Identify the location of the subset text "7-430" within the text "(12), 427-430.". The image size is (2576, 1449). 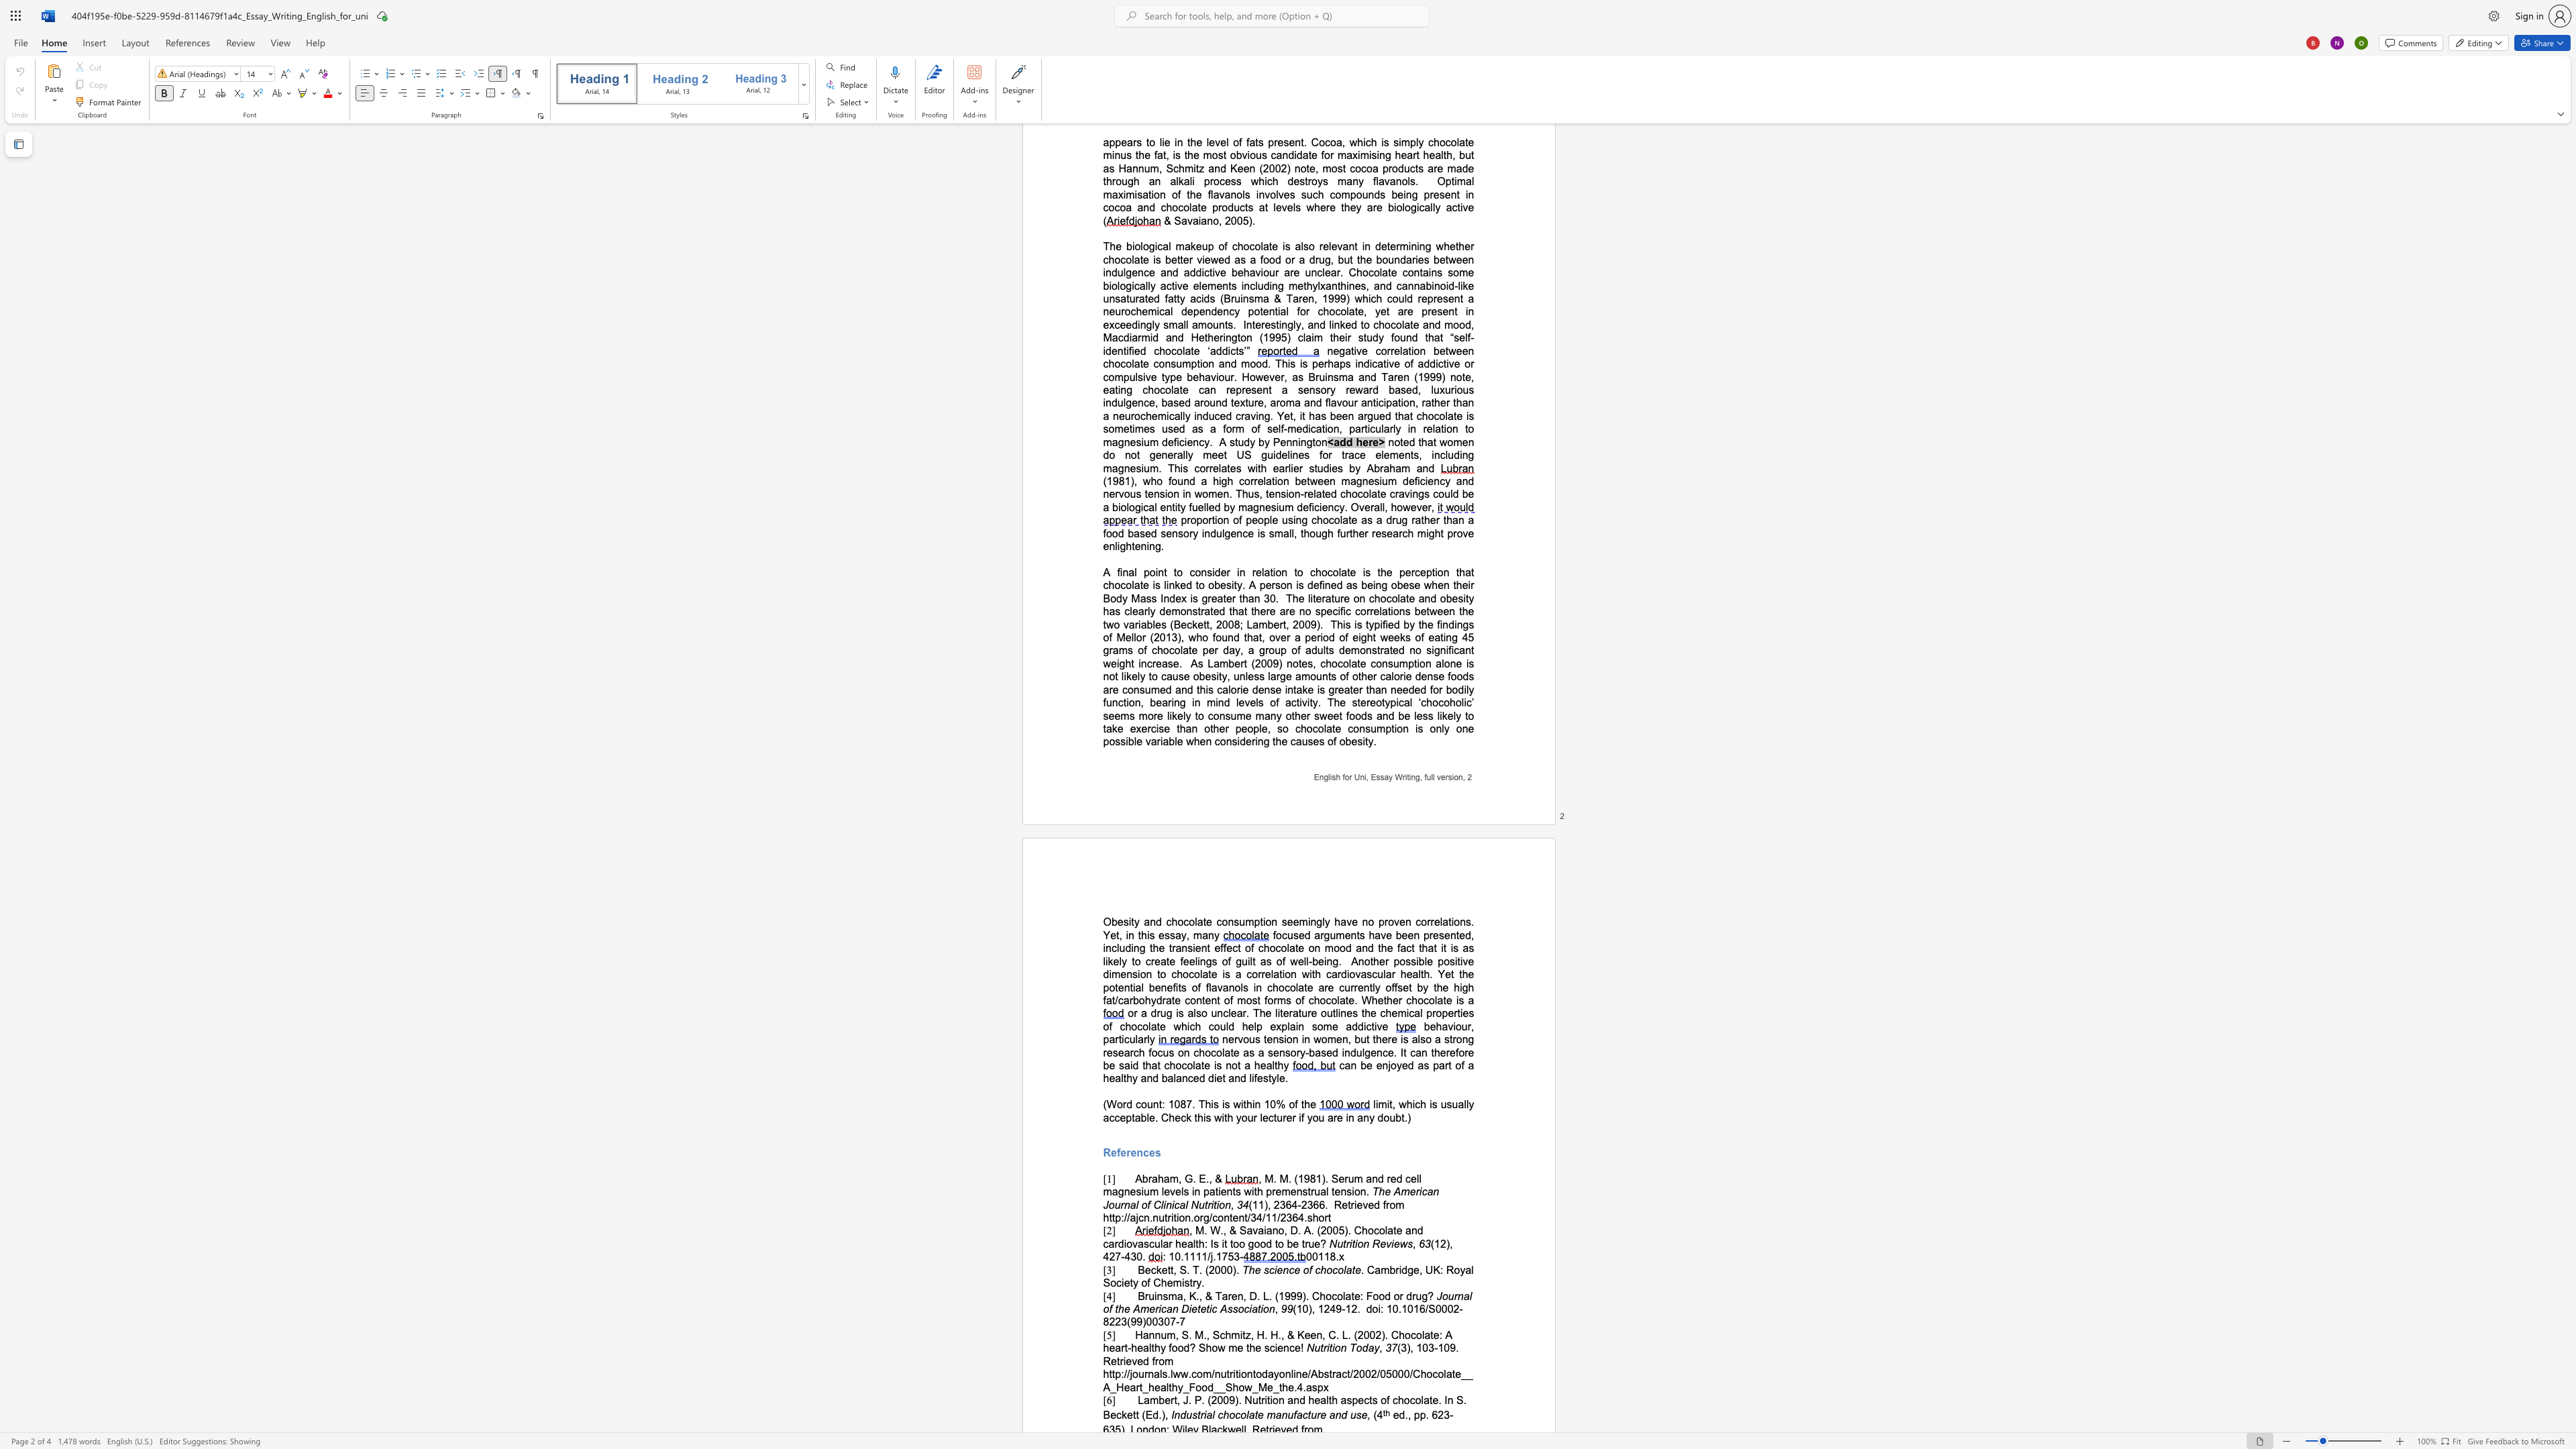
(1115, 1256).